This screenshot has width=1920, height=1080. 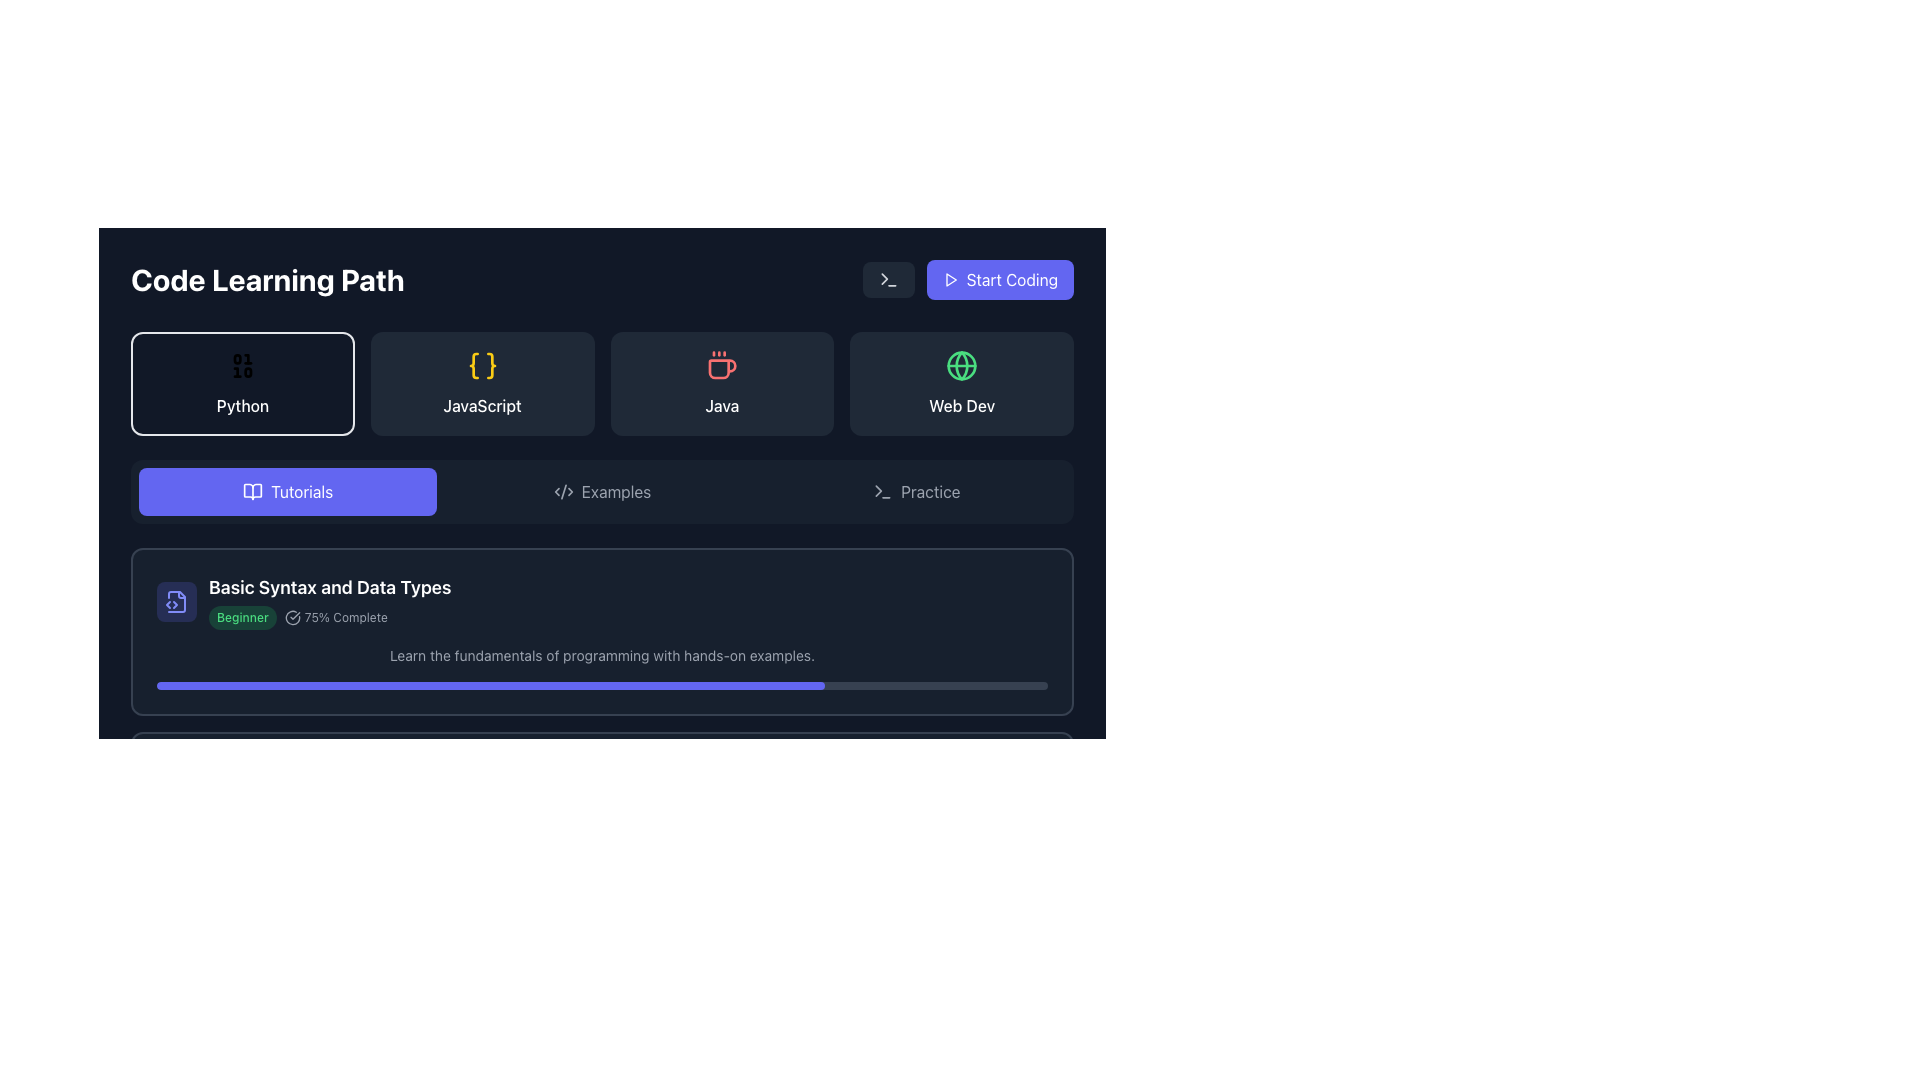 I want to click on the progress indicator displaying '75% Complete' with a checkmark icon to its left, which is styled in gray and located to the right of the 'Beginner' tag, so click(x=336, y=616).